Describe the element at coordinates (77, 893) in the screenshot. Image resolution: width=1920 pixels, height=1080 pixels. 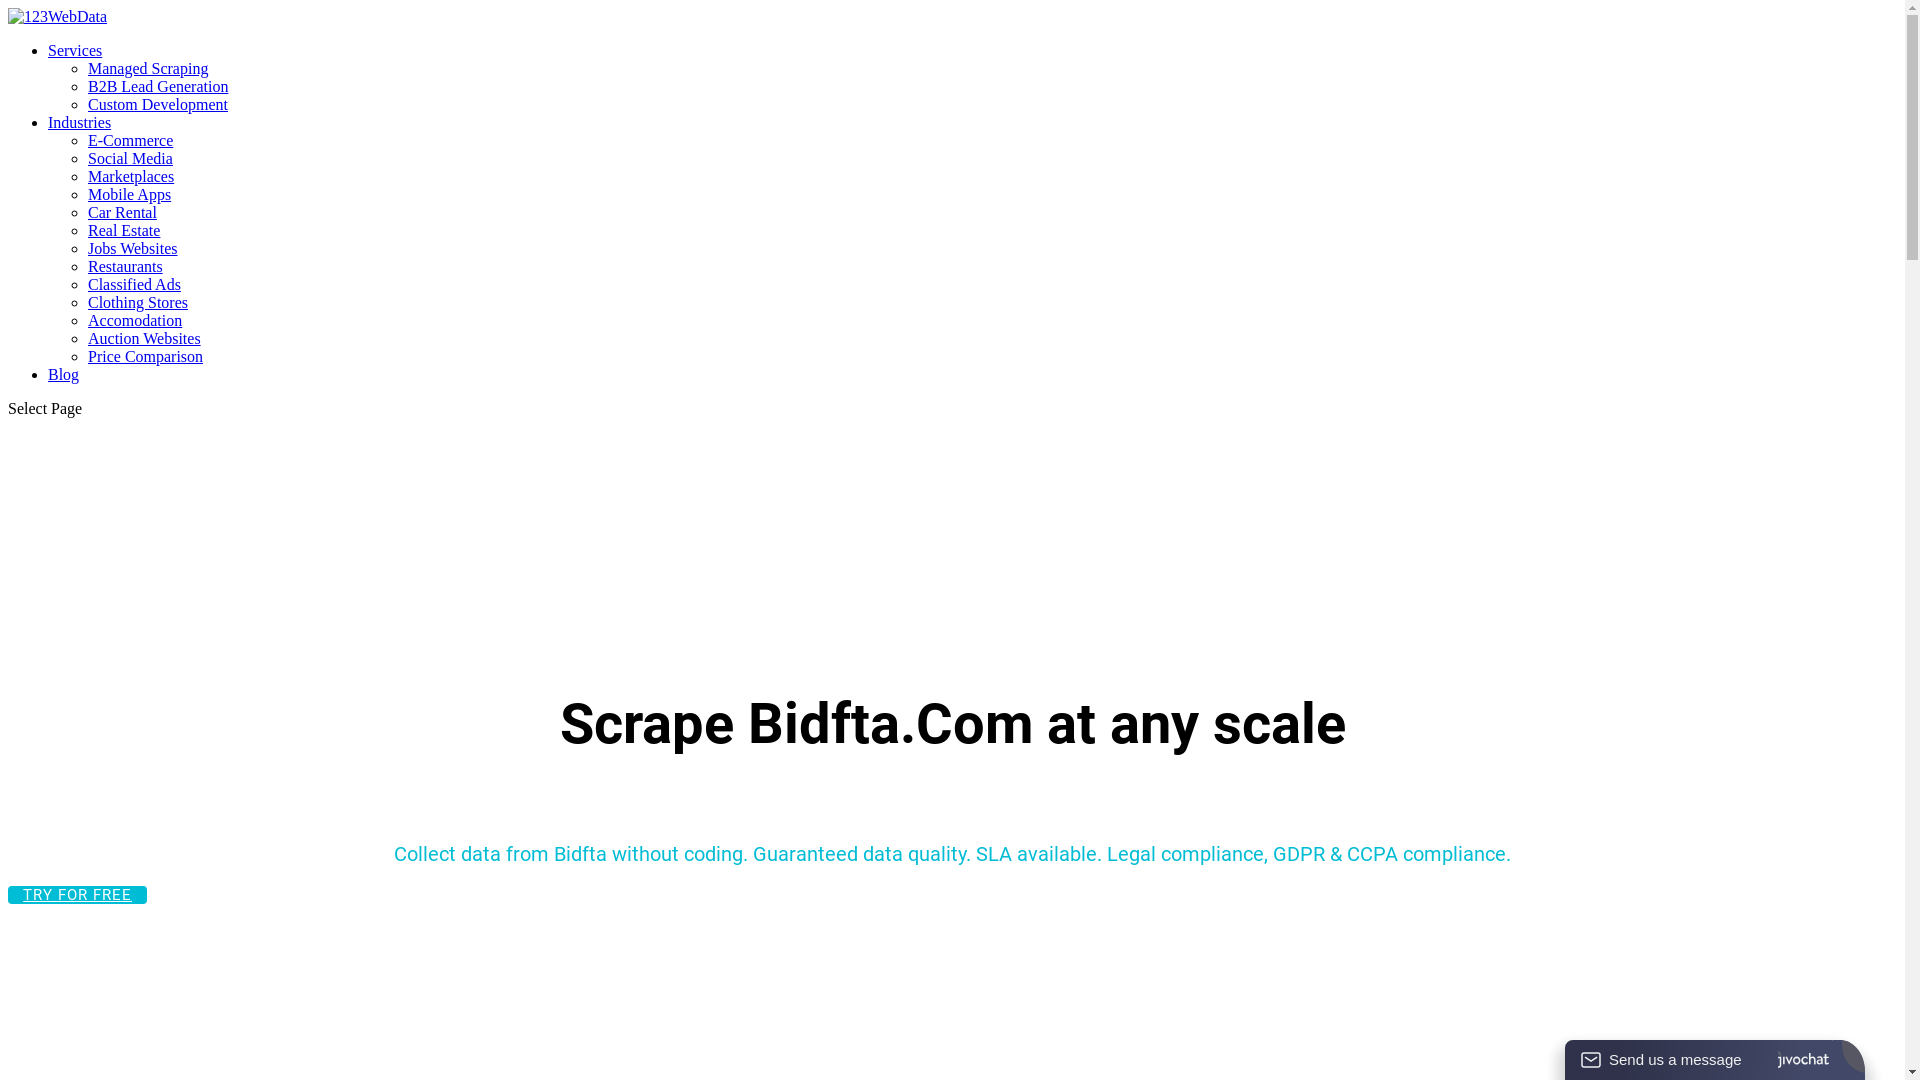
I see `'TRY FOR FREE'` at that location.